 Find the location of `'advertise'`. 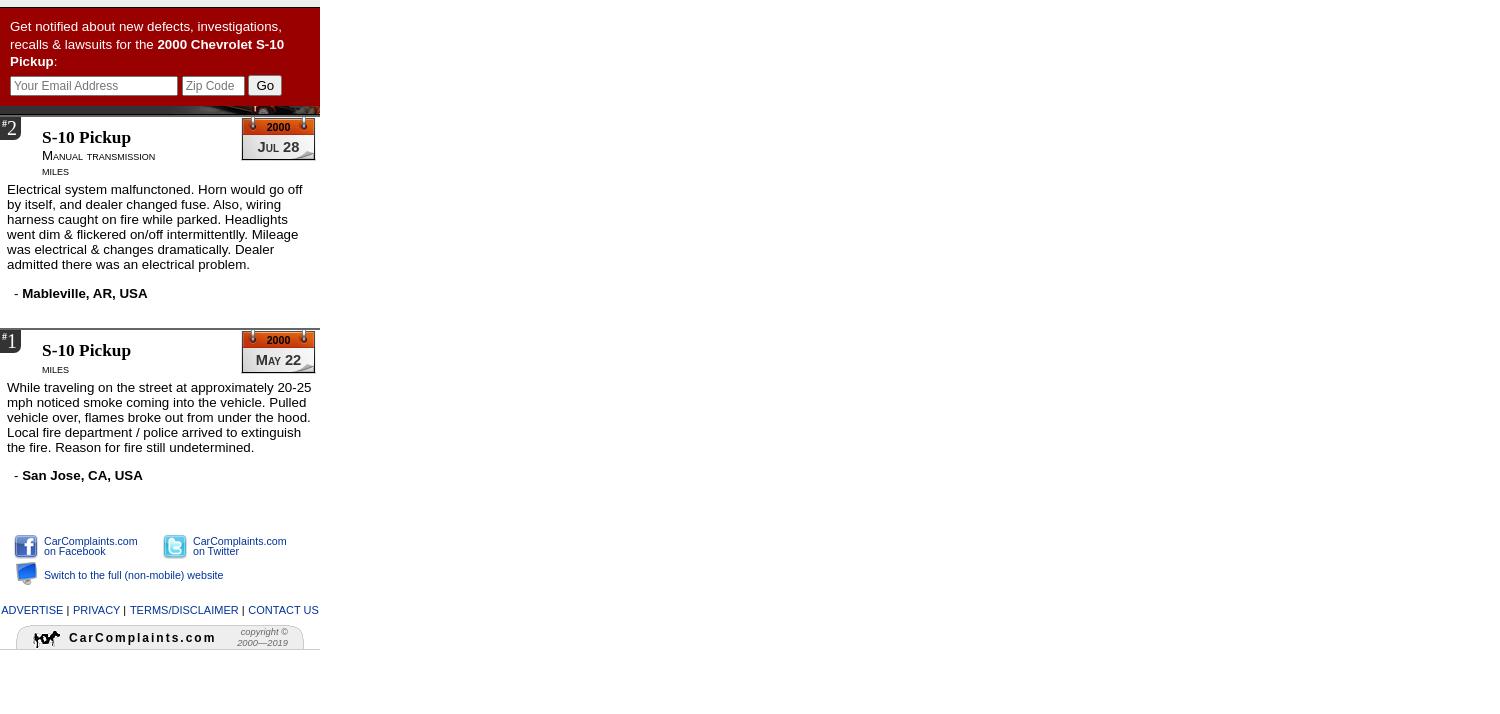

'advertise' is located at coordinates (1, 607).